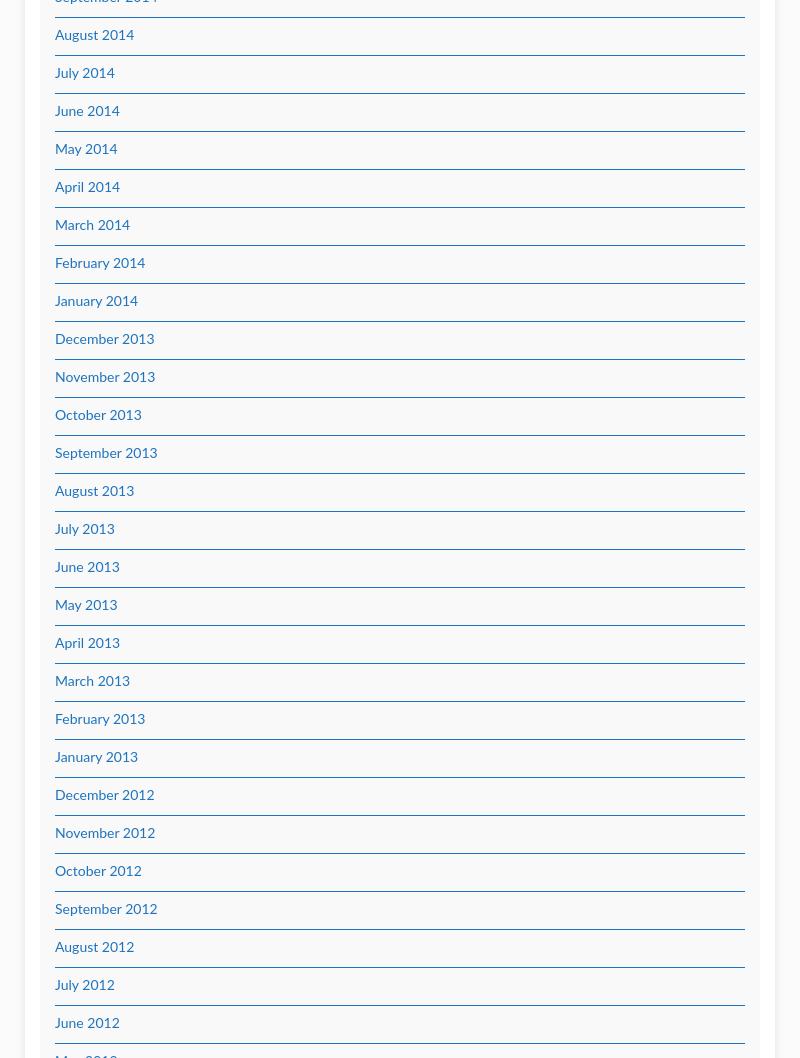  What do you see at coordinates (98, 416) in the screenshot?
I see `'October 2013'` at bounding box center [98, 416].